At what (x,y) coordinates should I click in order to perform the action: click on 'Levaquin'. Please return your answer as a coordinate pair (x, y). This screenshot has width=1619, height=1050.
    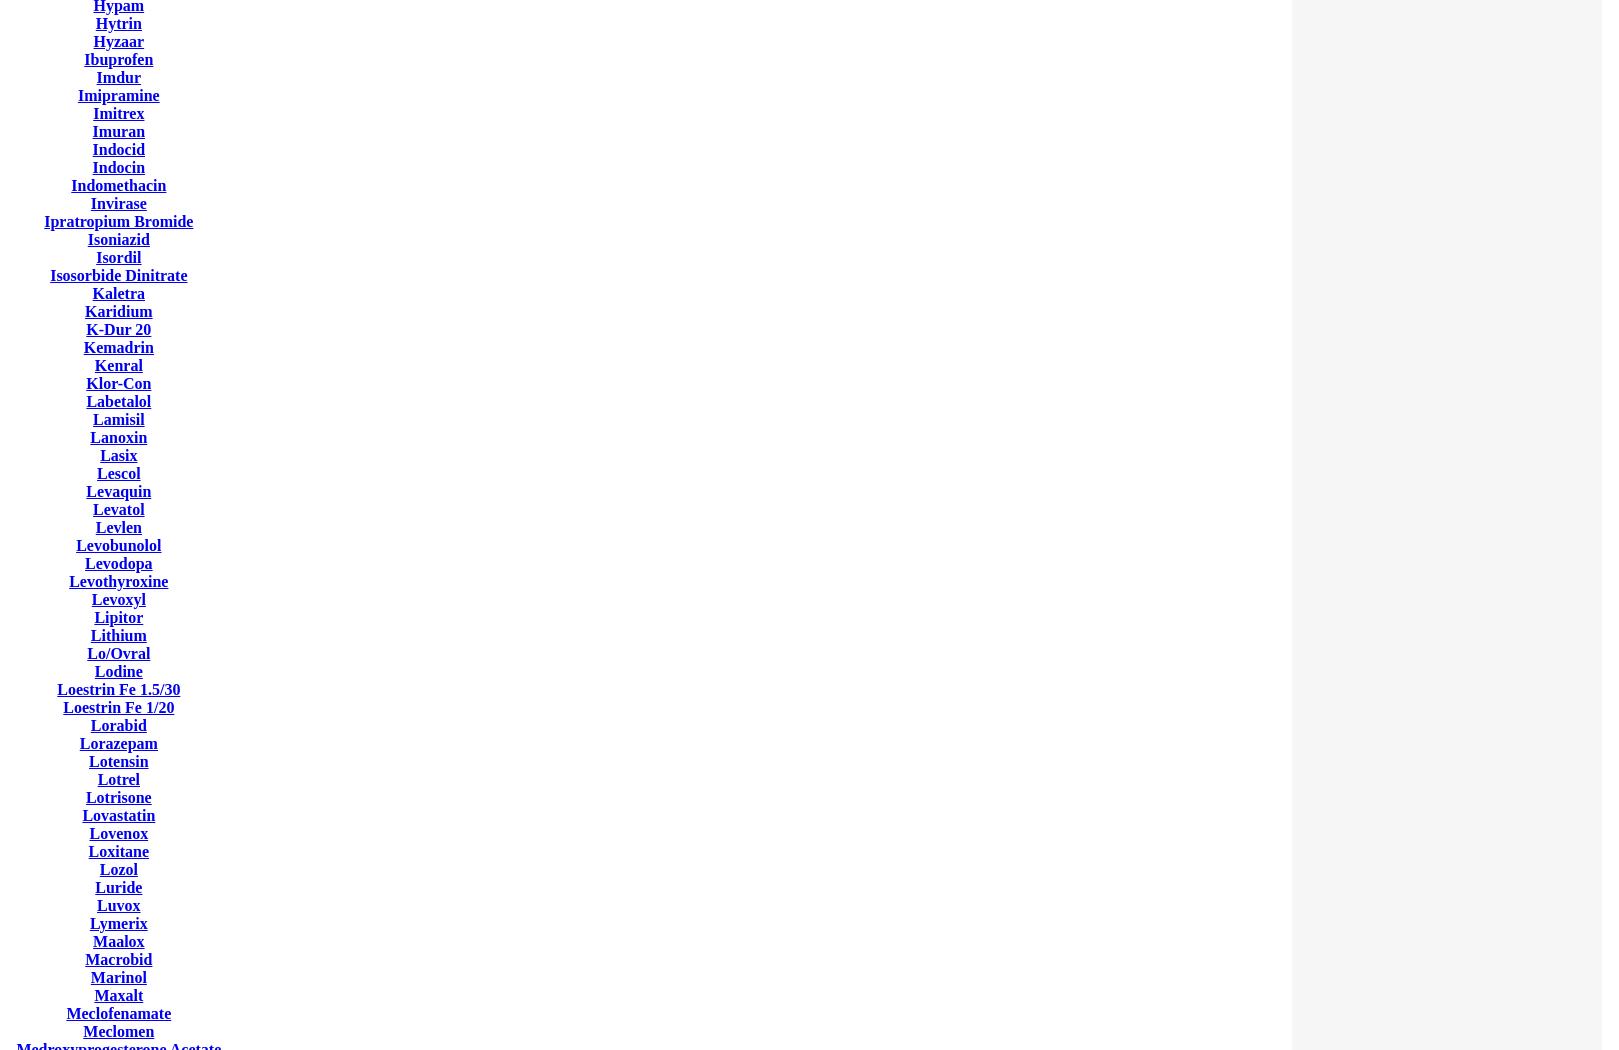
    Looking at the image, I should click on (118, 490).